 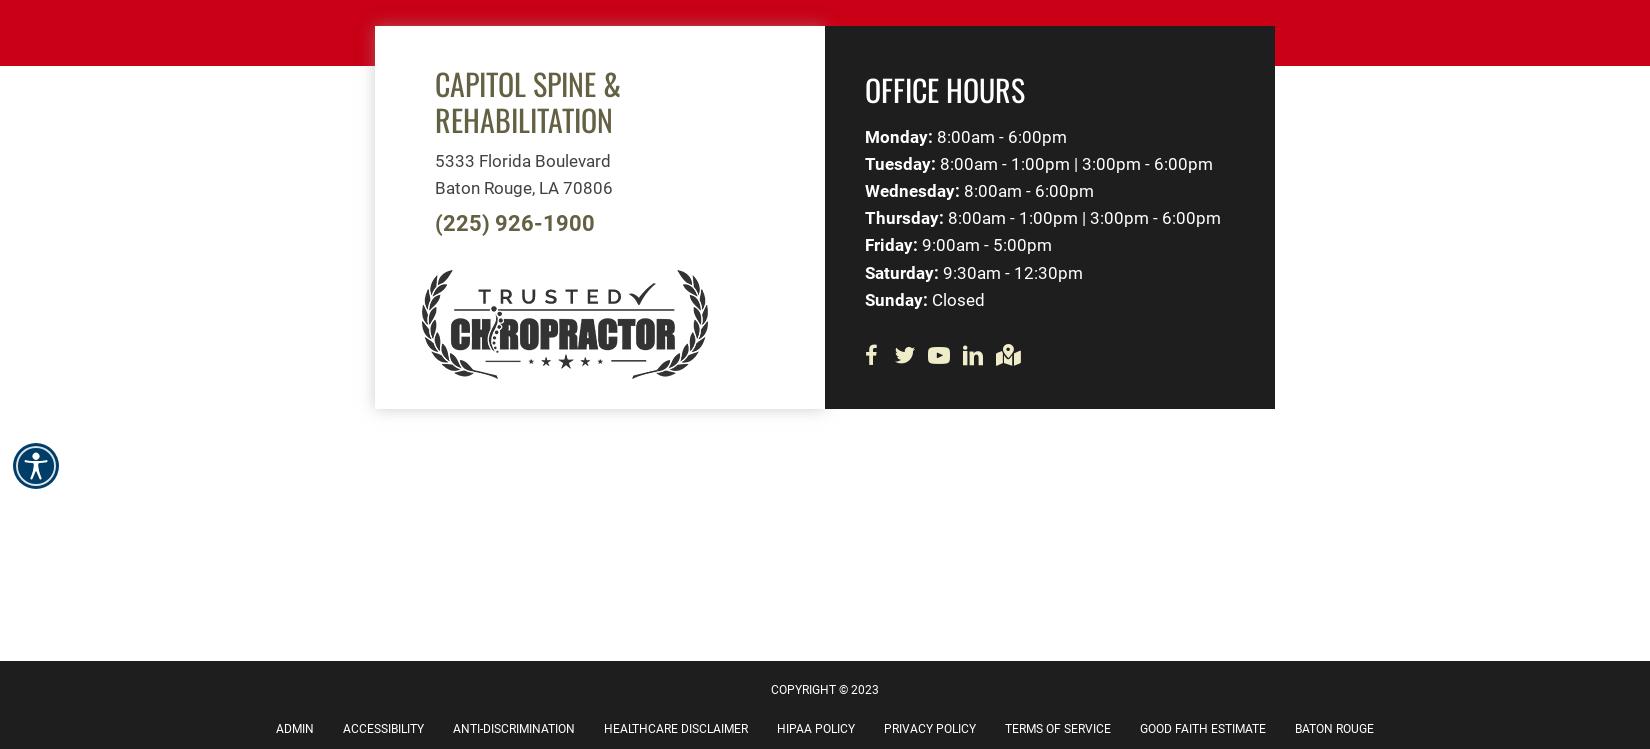 What do you see at coordinates (929, 728) in the screenshot?
I see `'Privacy Policy'` at bounding box center [929, 728].